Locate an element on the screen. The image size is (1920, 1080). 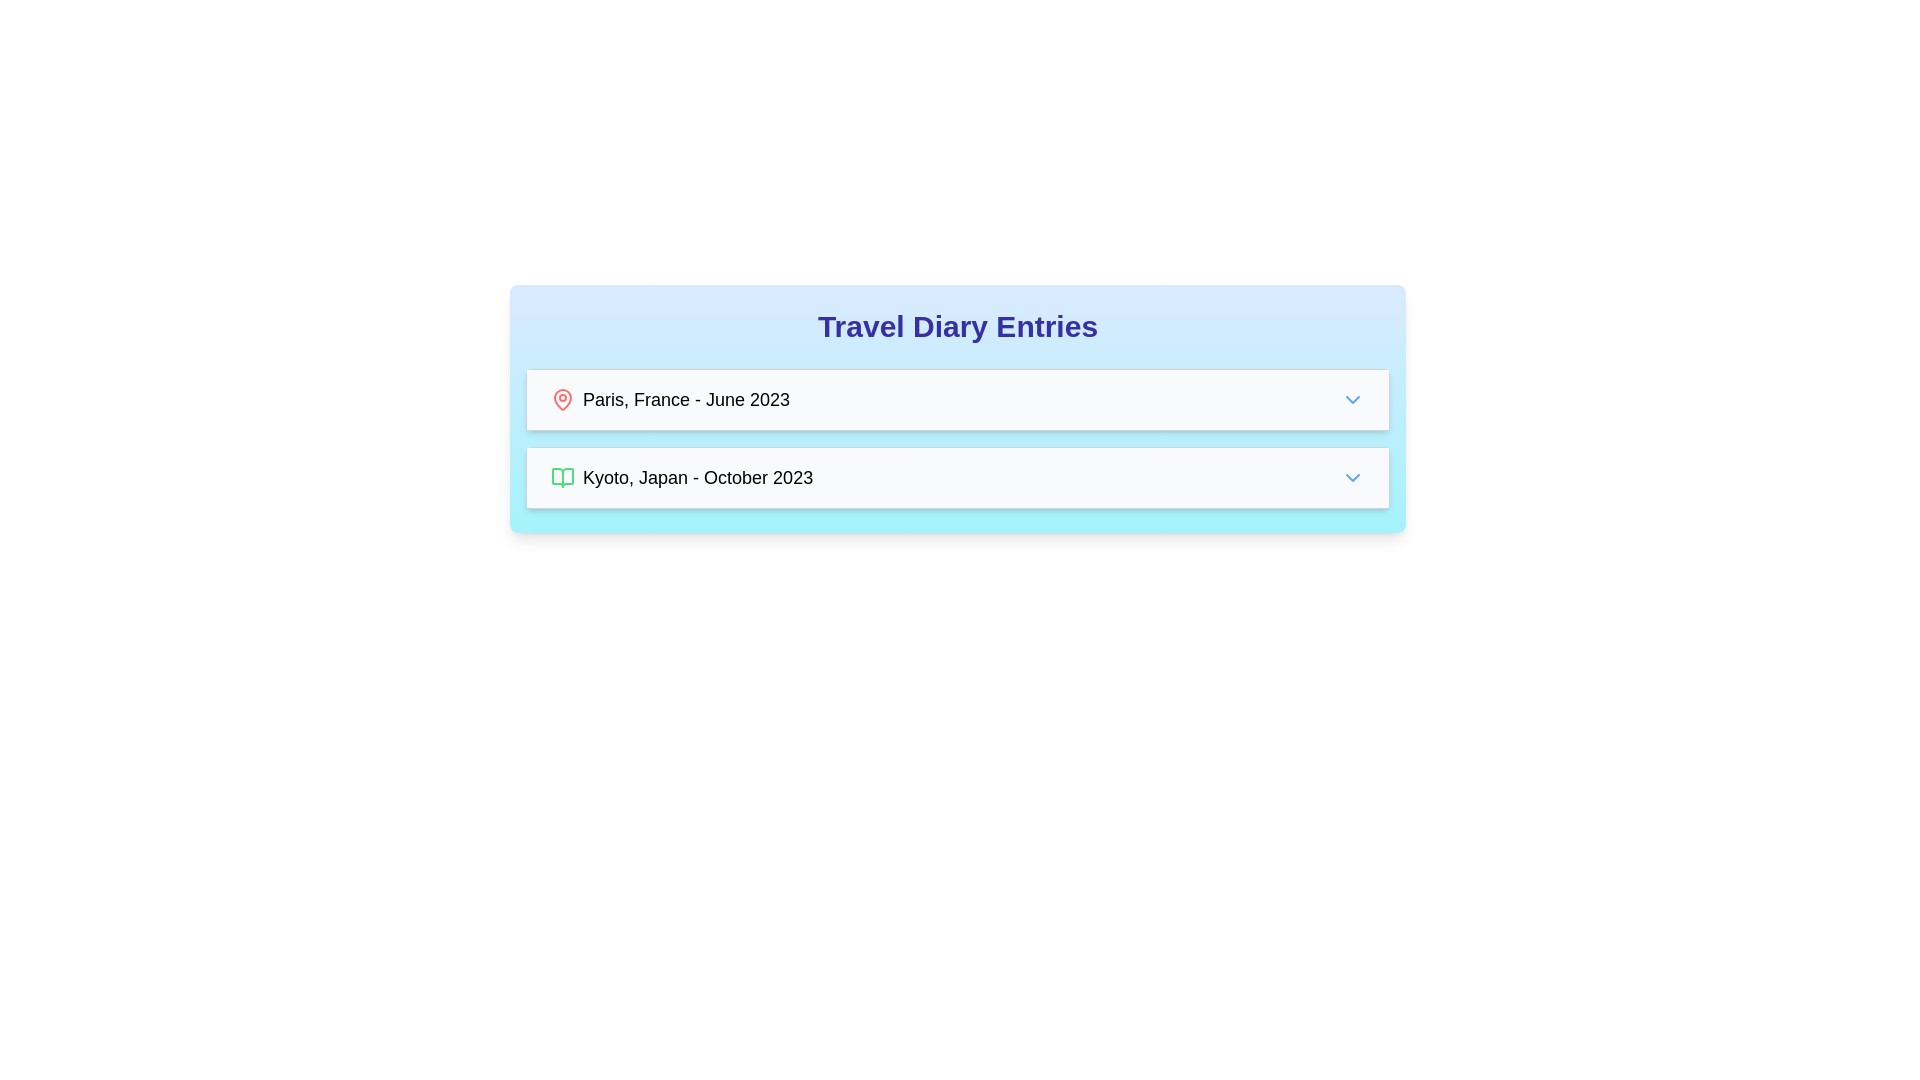
the second list item representing a travel journal entry in the 'Travel Diary Entries' section is located at coordinates (957, 478).